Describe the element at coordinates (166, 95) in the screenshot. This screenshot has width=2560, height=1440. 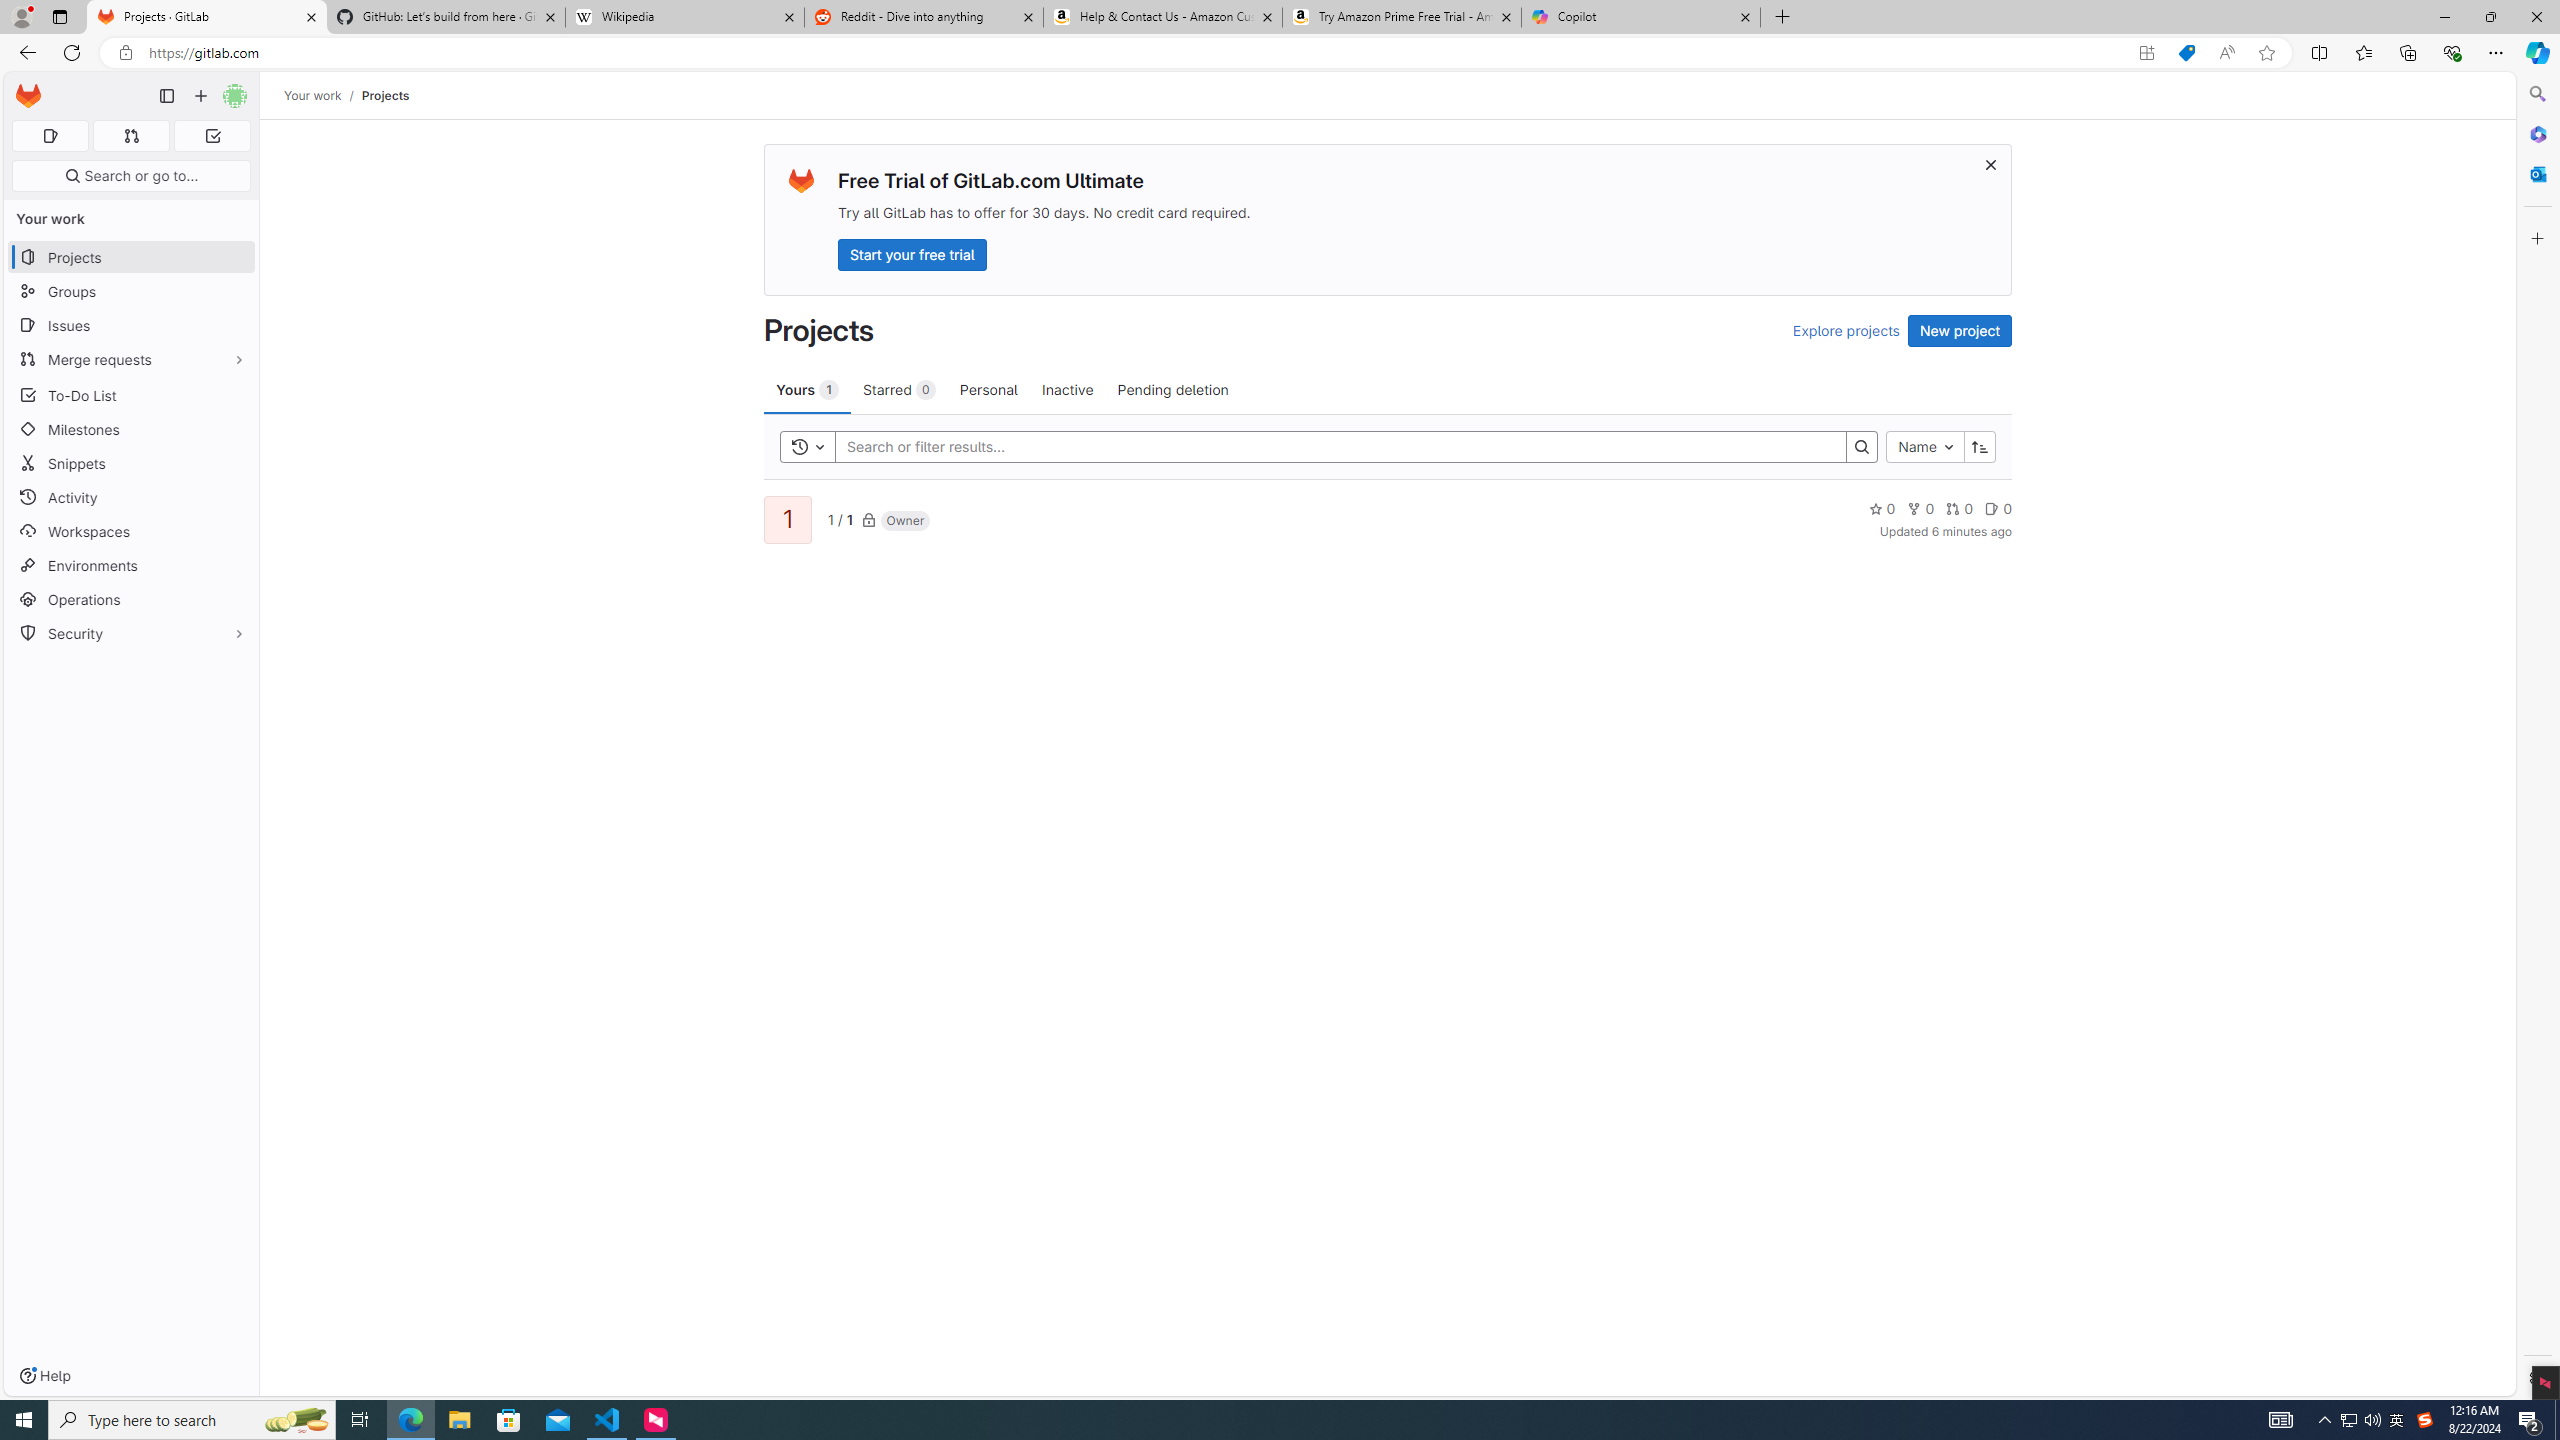
I see `'Primary navigation sidebar'` at that location.